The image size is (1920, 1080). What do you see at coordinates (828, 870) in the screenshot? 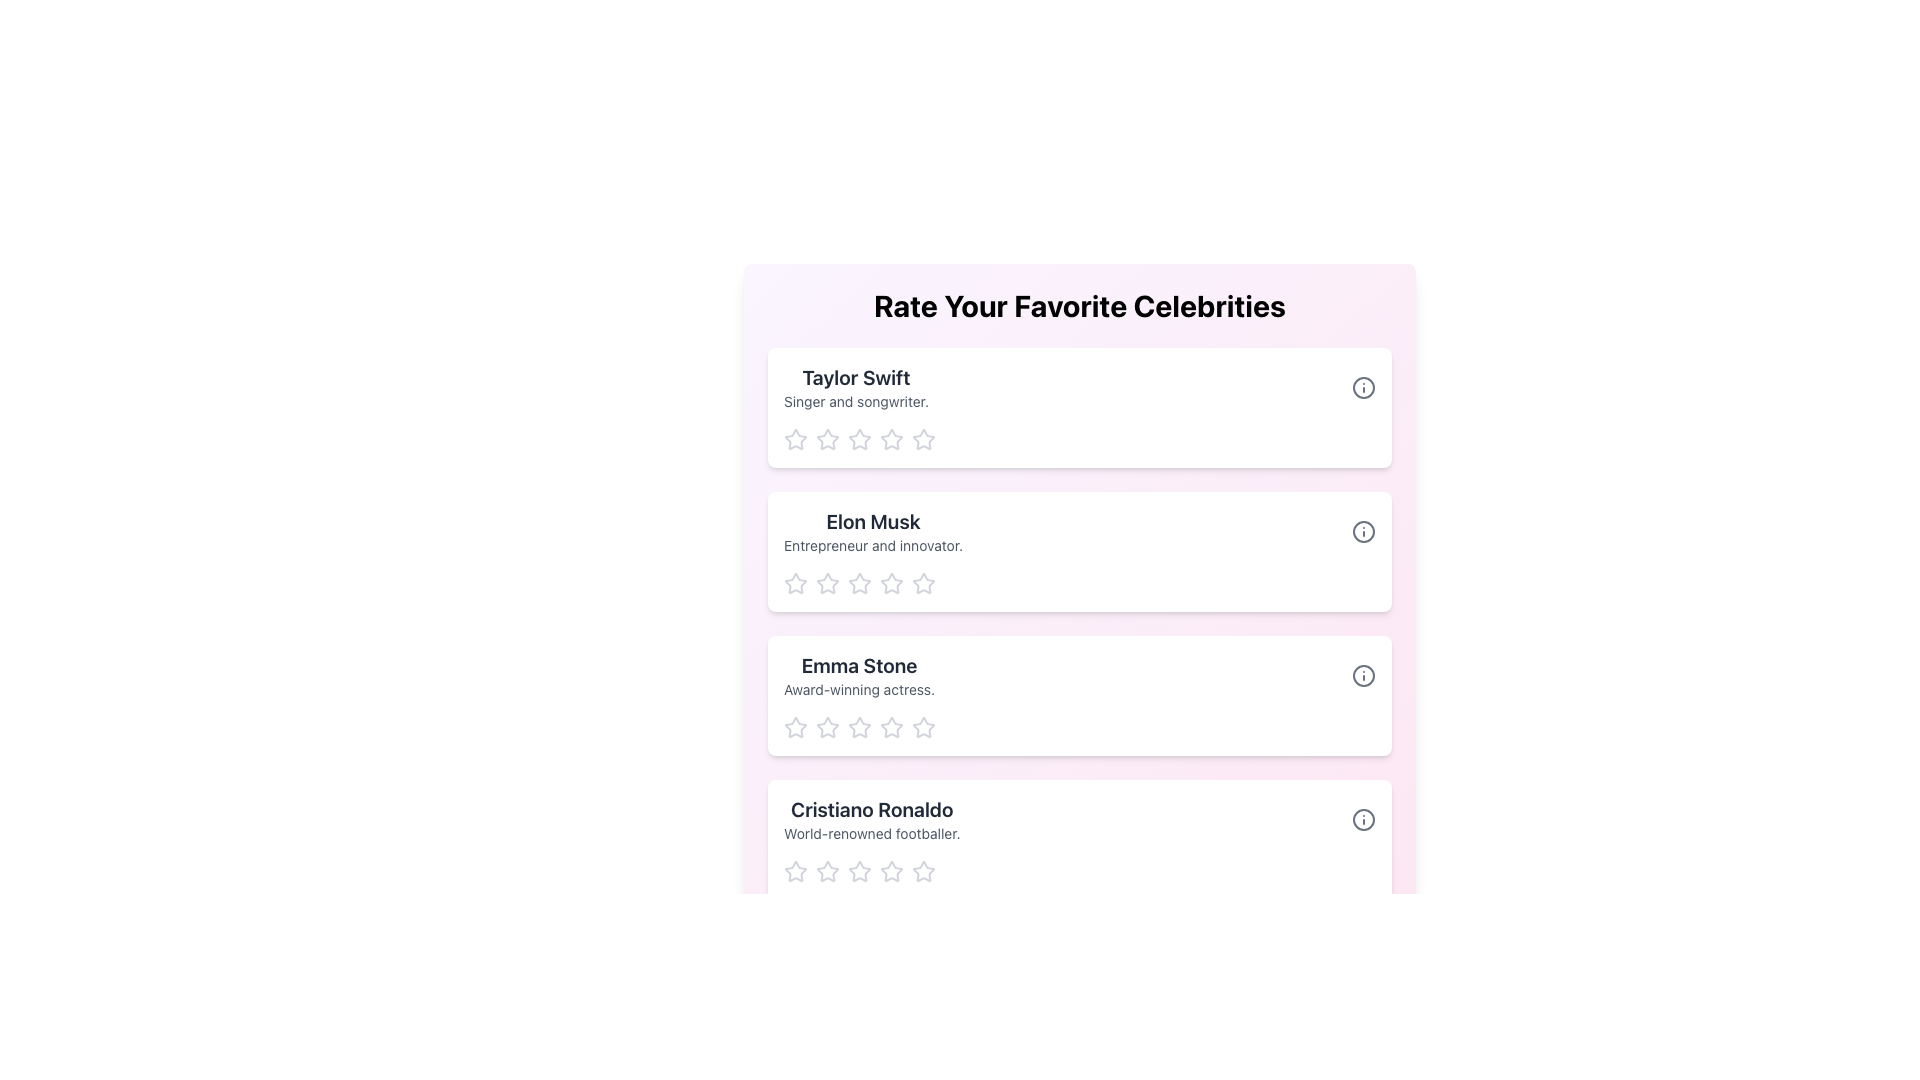
I see `the first star icon to rate 'Cristiano Ronaldo' under the 'Rate Your Favorite Celebrities' section` at bounding box center [828, 870].